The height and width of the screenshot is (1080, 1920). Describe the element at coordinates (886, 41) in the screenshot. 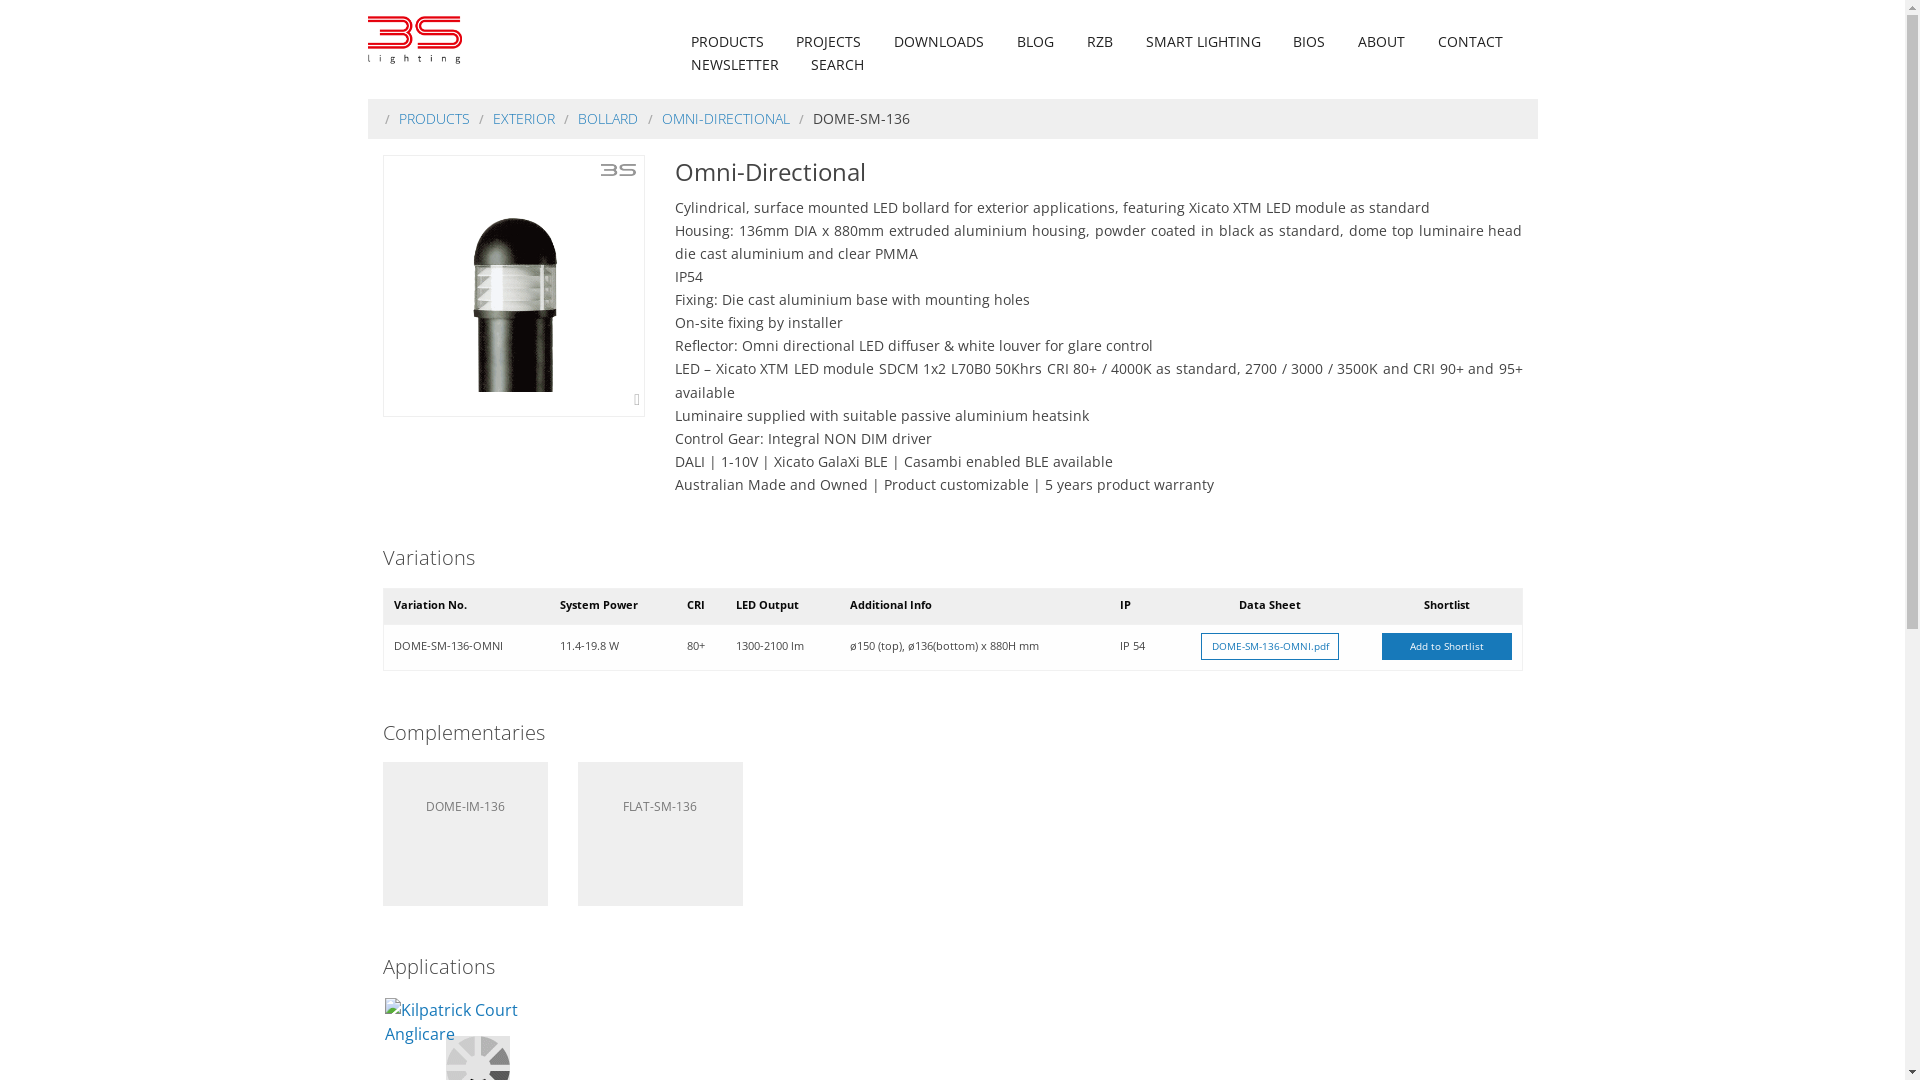

I see `'DOWNLOADS'` at that location.